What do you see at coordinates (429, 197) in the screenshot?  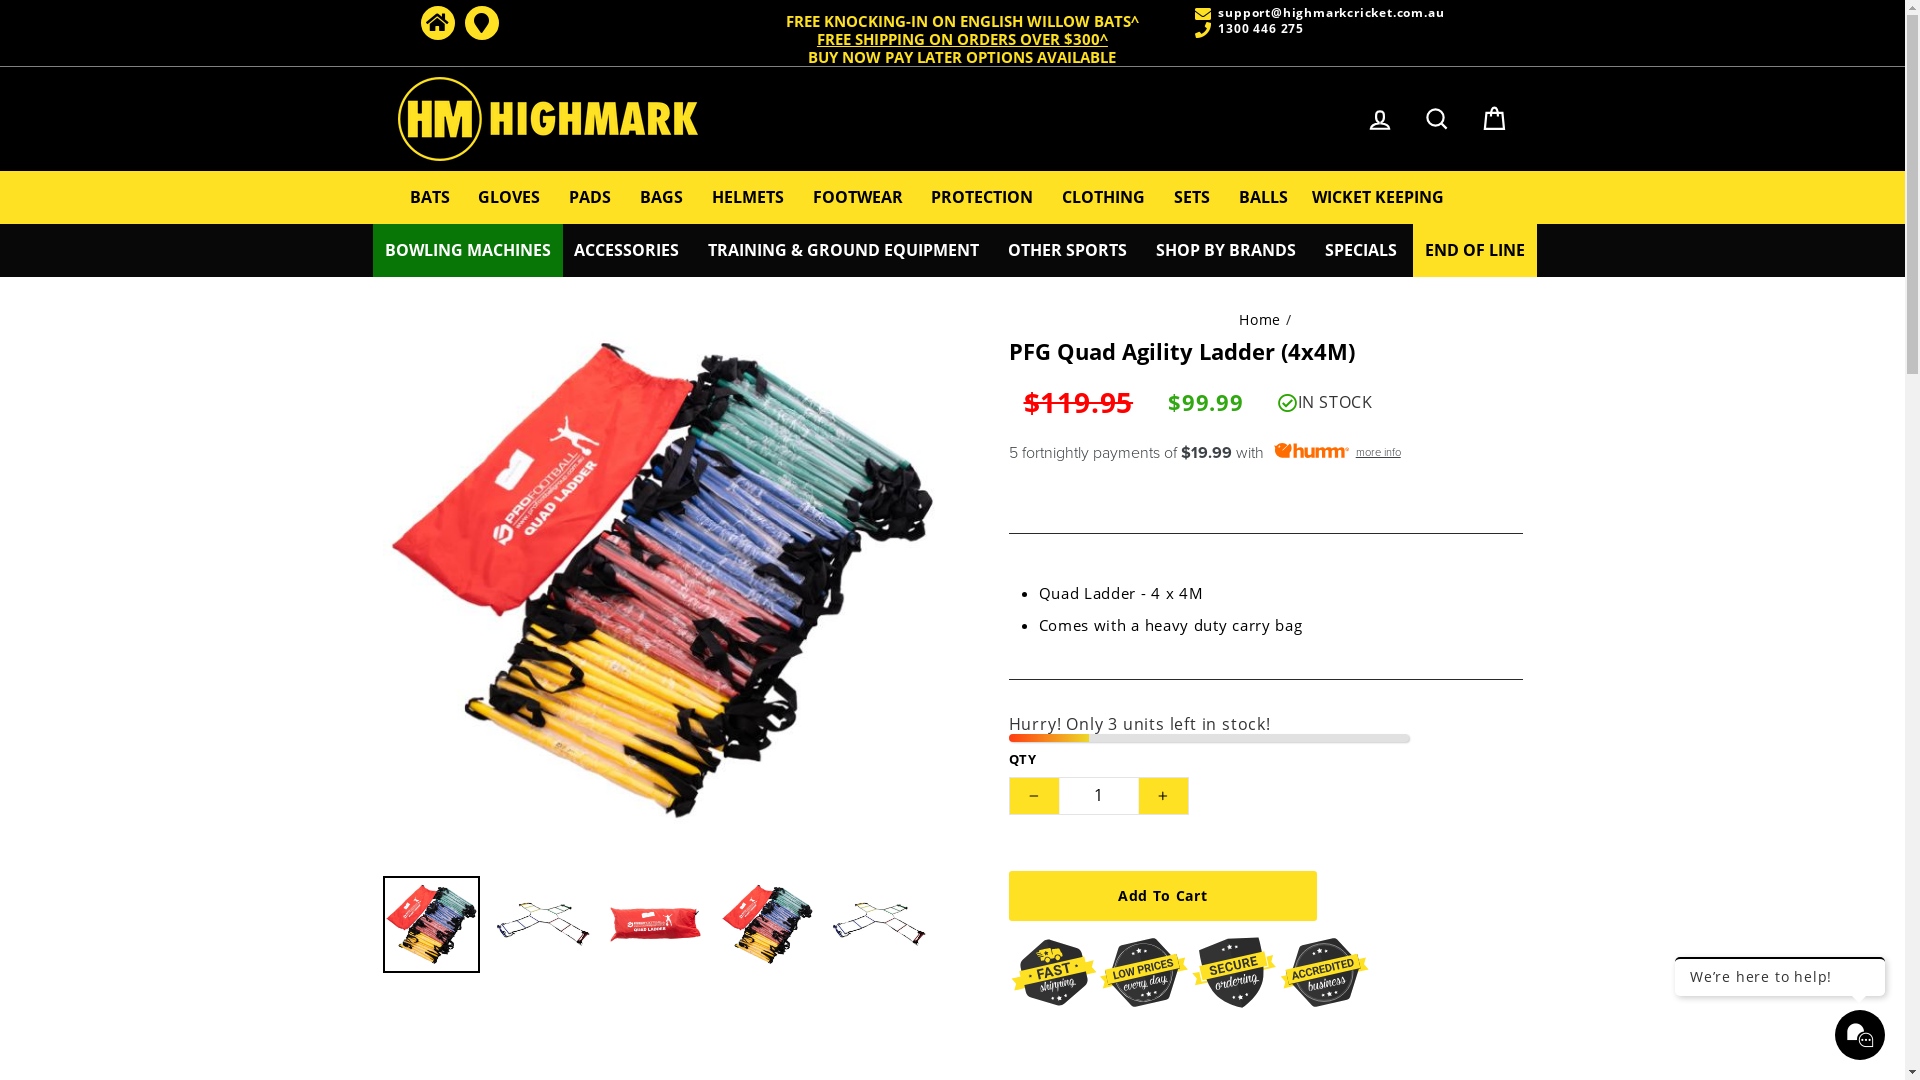 I see `'BATS'` at bounding box center [429, 197].